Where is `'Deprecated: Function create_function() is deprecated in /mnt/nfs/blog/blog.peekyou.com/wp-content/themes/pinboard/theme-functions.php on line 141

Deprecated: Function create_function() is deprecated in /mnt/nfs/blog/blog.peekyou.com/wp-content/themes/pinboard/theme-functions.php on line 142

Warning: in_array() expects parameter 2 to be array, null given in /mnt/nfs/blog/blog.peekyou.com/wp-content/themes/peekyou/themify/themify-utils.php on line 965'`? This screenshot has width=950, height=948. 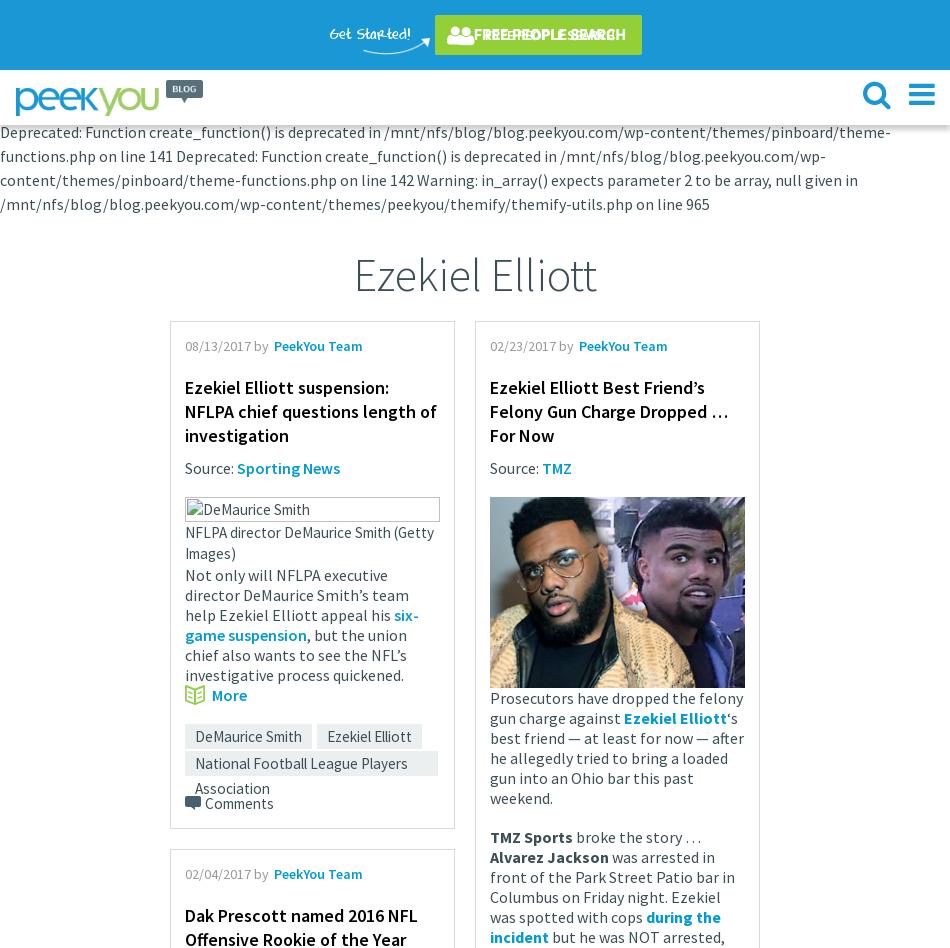
'Deprecated: Function create_function() is deprecated in /mnt/nfs/blog/blog.peekyou.com/wp-content/themes/pinboard/theme-functions.php on line 141

Deprecated: Function create_function() is deprecated in /mnt/nfs/blog/blog.peekyou.com/wp-content/themes/pinboard/theme-functions.php on line 142

Warning: in_array() expects parameter 2 to be array, null given in /mnt/nfs/blog/blog.peekyou.com/wp-content/themes/peekyou/themify/themify-utils.php on line 965' is located at coordinates (0, 166).